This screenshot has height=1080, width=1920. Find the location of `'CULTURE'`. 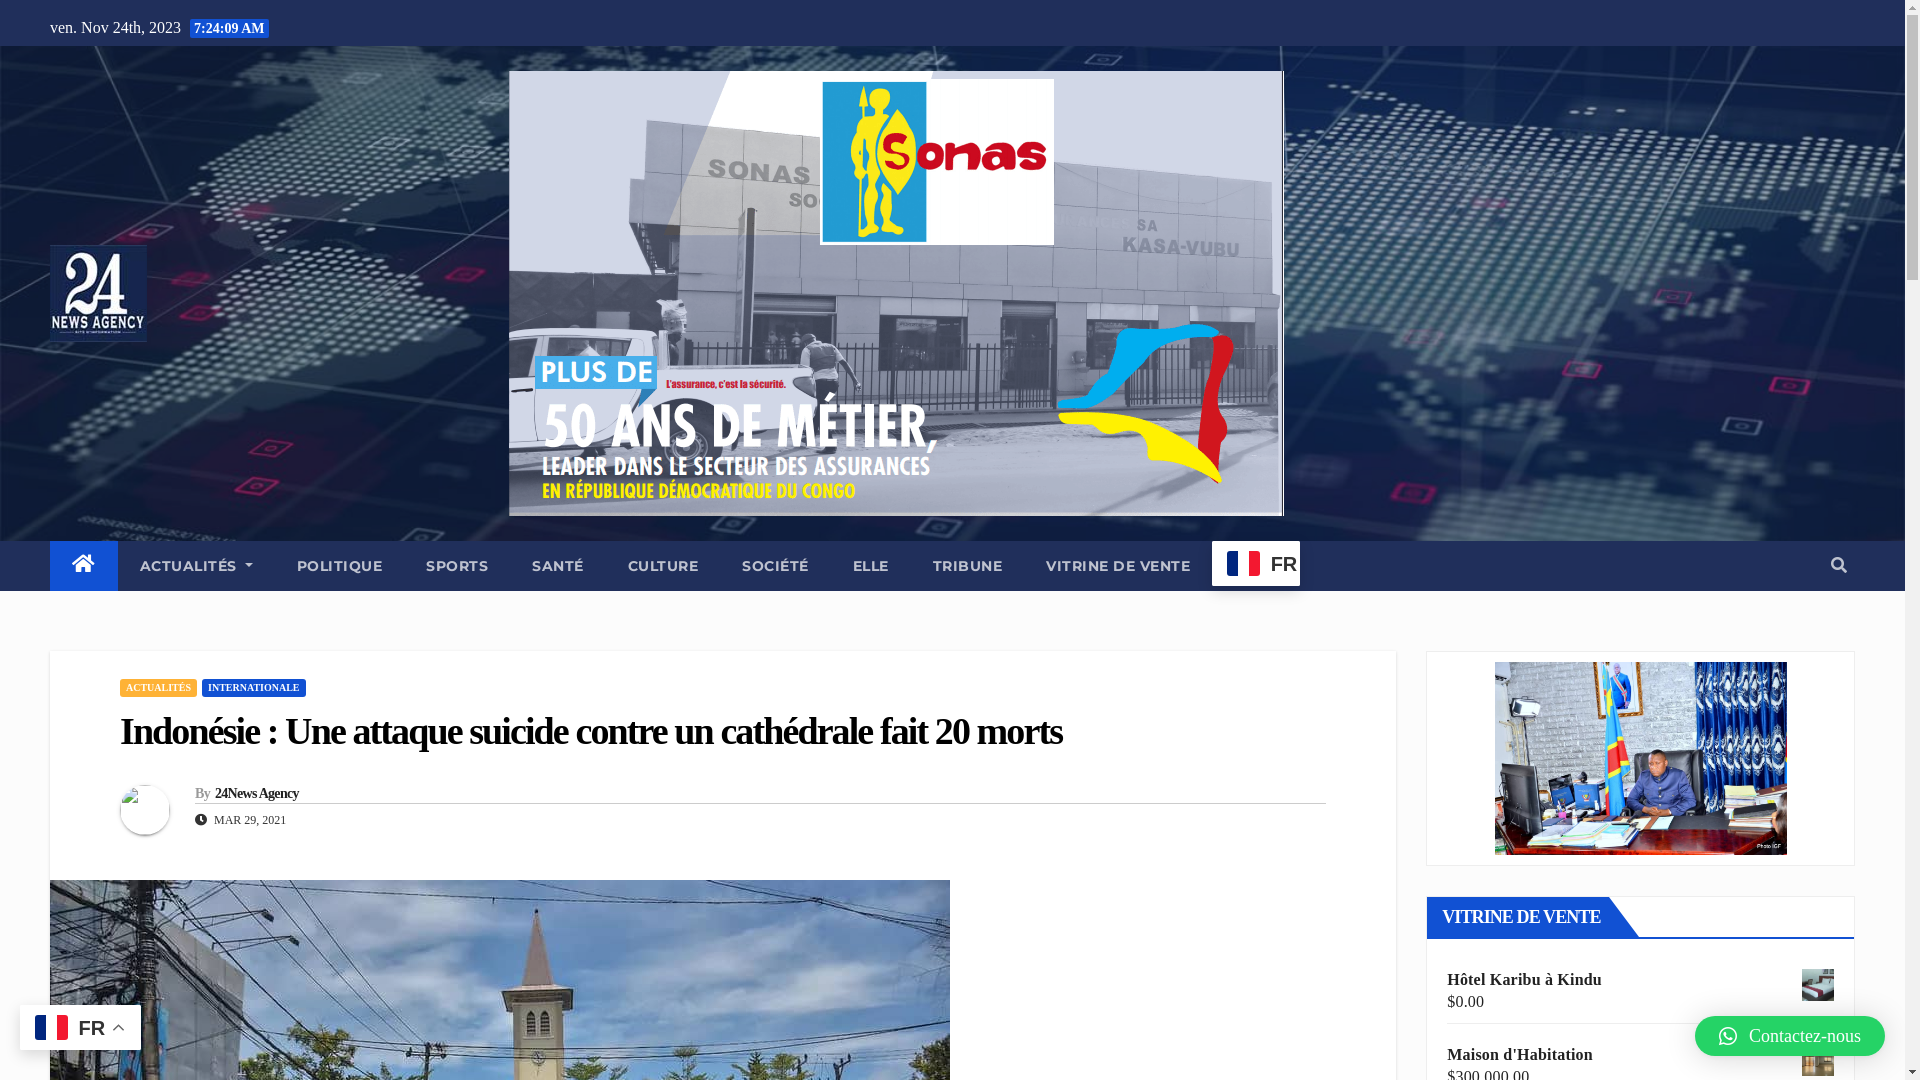

'CULTURE' is located at coordinates (604, 566).